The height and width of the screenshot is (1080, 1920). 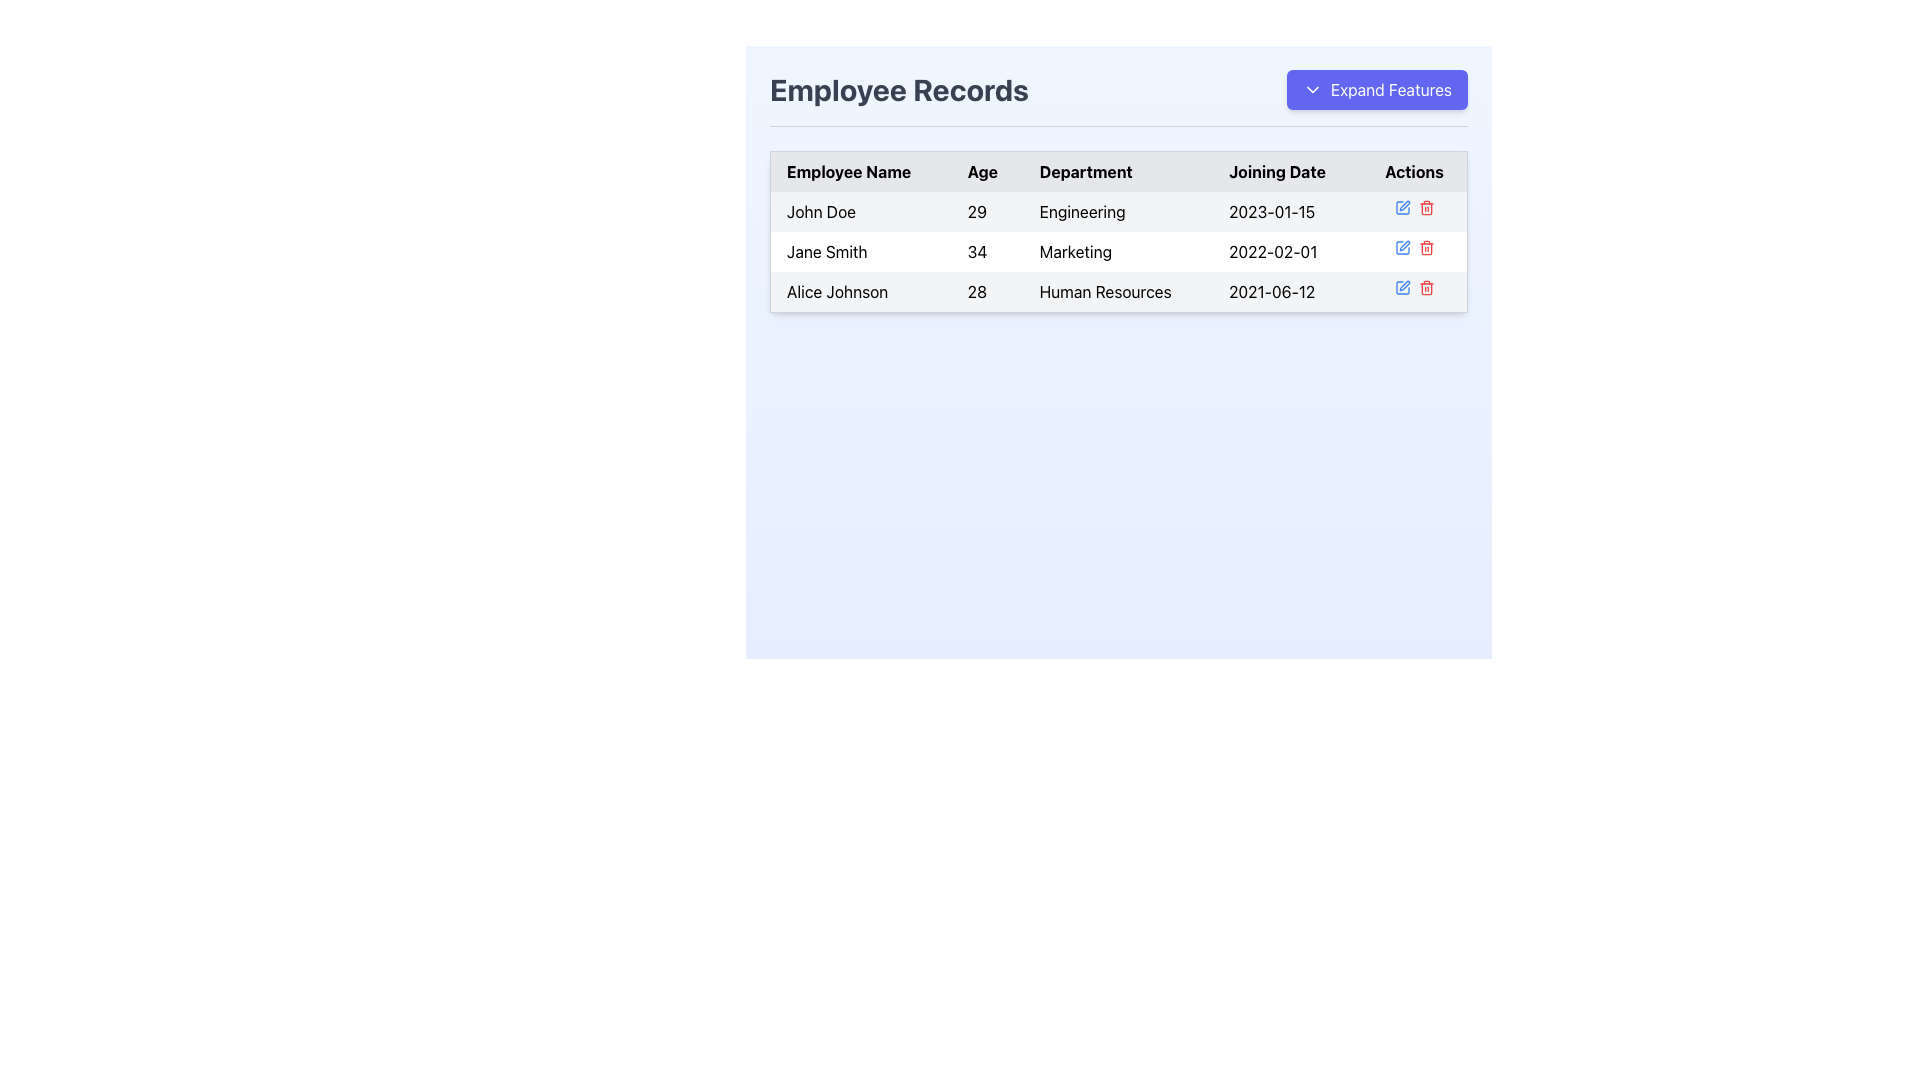 I want to click on 'Employee Records' title for context from the Composite section containing a title and button, which features a left-aligned bold title and a right-aligned button labeled 'Expand Features', so click(x=1117, y=98).